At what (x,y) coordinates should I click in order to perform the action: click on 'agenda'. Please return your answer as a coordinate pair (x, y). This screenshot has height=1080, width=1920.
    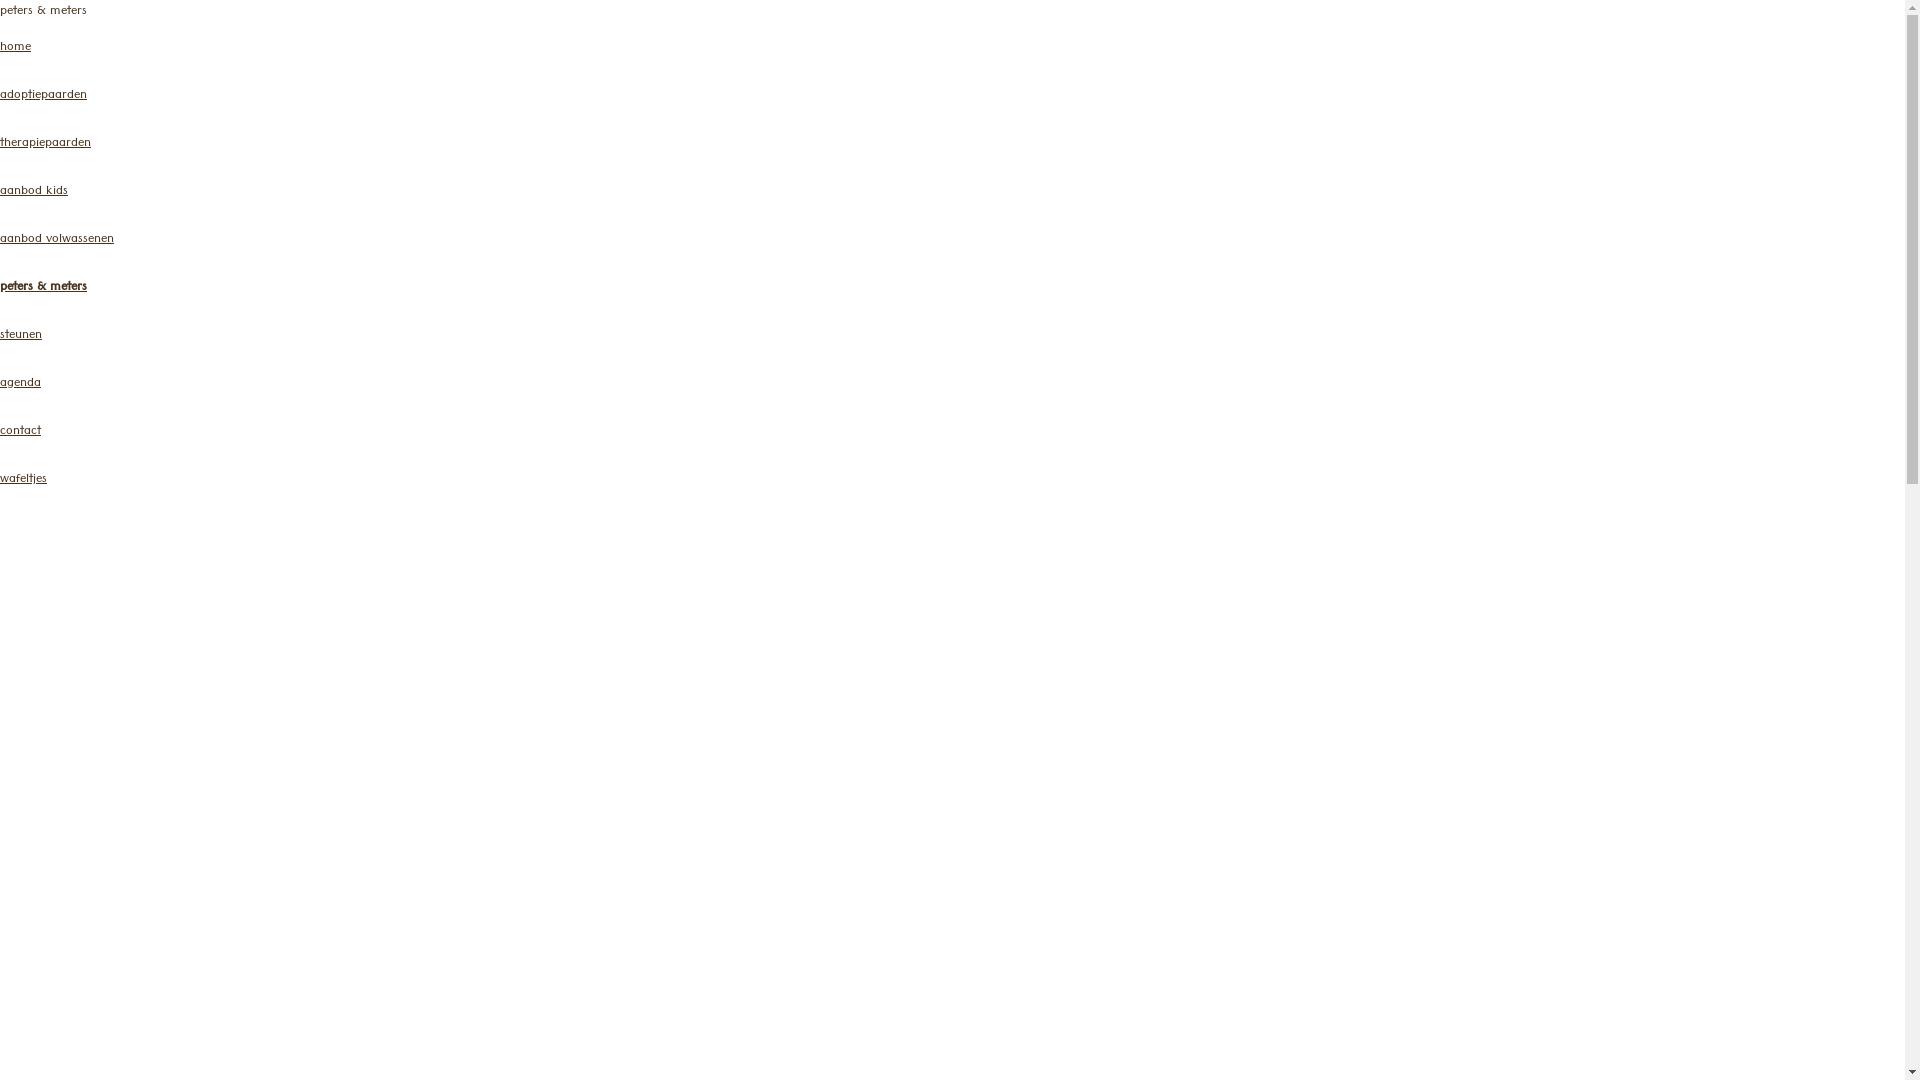
    Looking at the image, I should click on (20, 384).